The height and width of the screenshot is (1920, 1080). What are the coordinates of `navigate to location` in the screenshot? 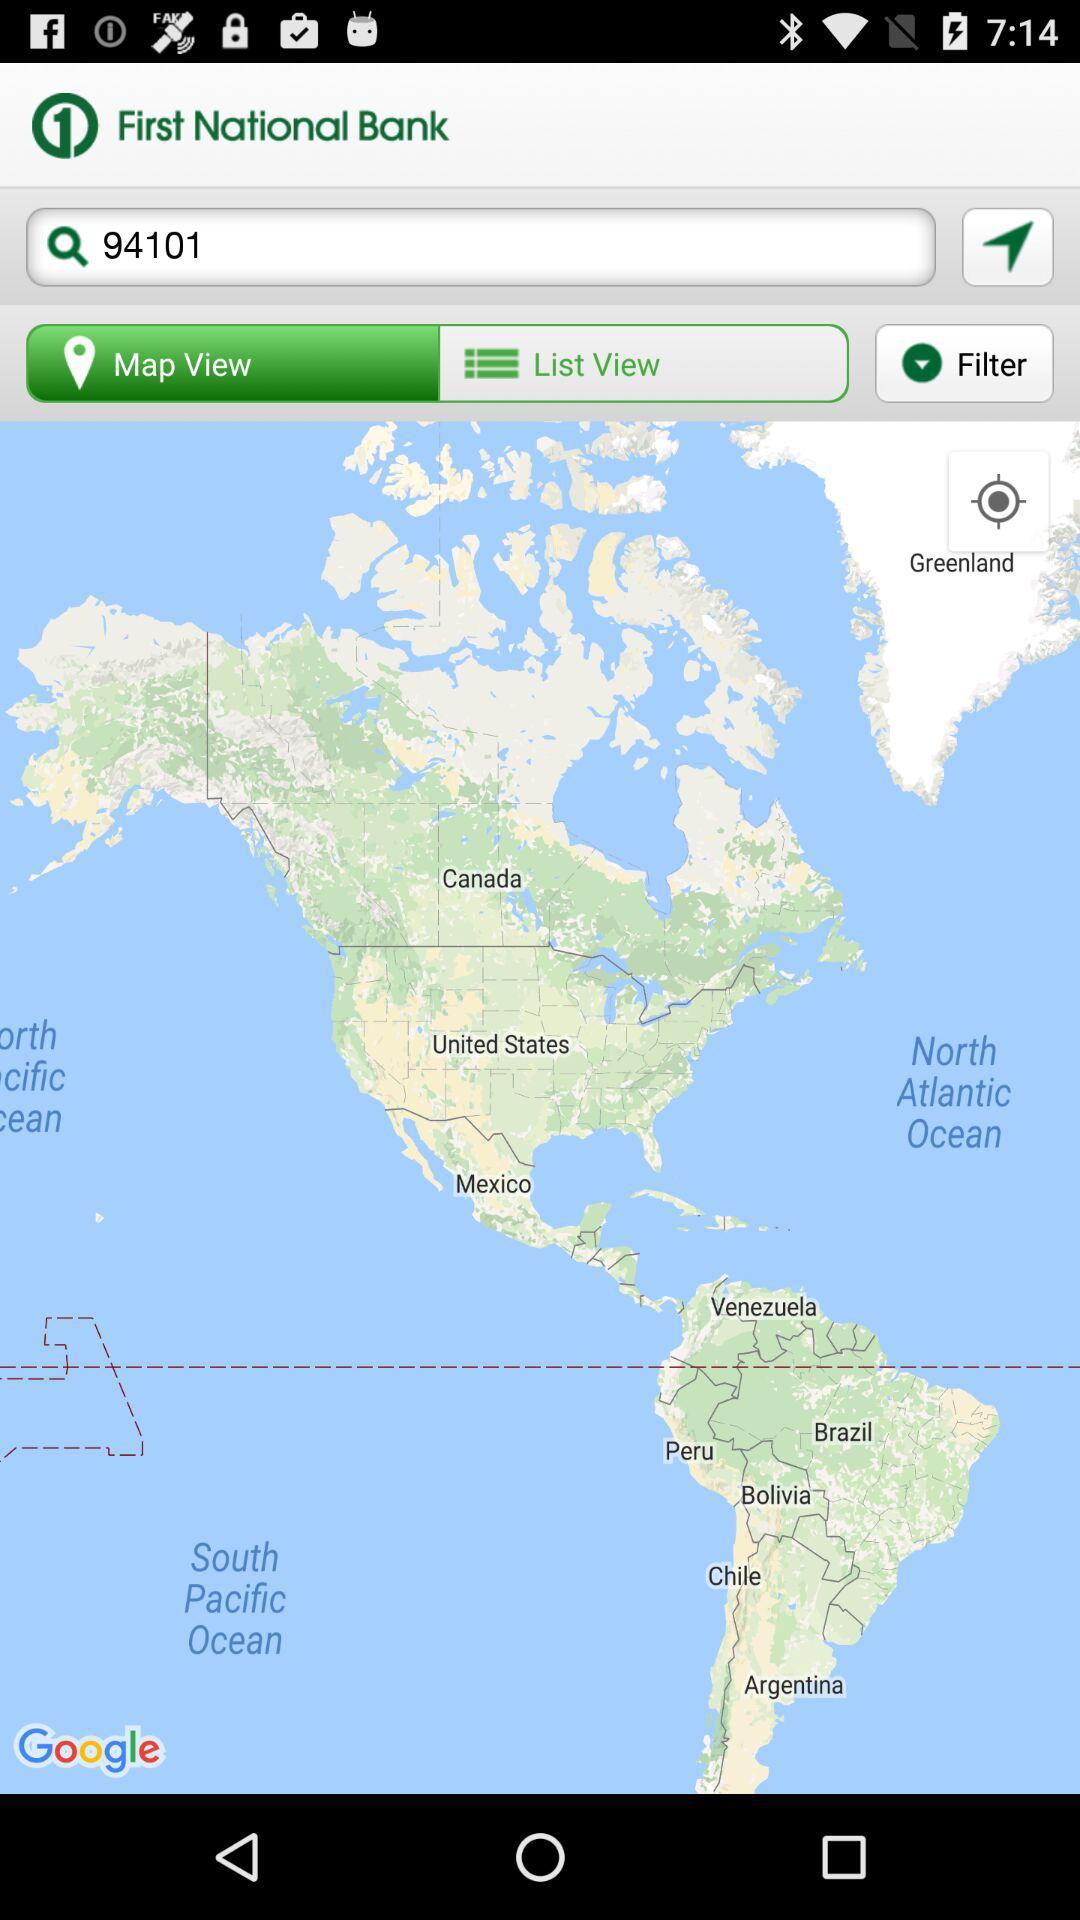 It's located at (1007, 246).